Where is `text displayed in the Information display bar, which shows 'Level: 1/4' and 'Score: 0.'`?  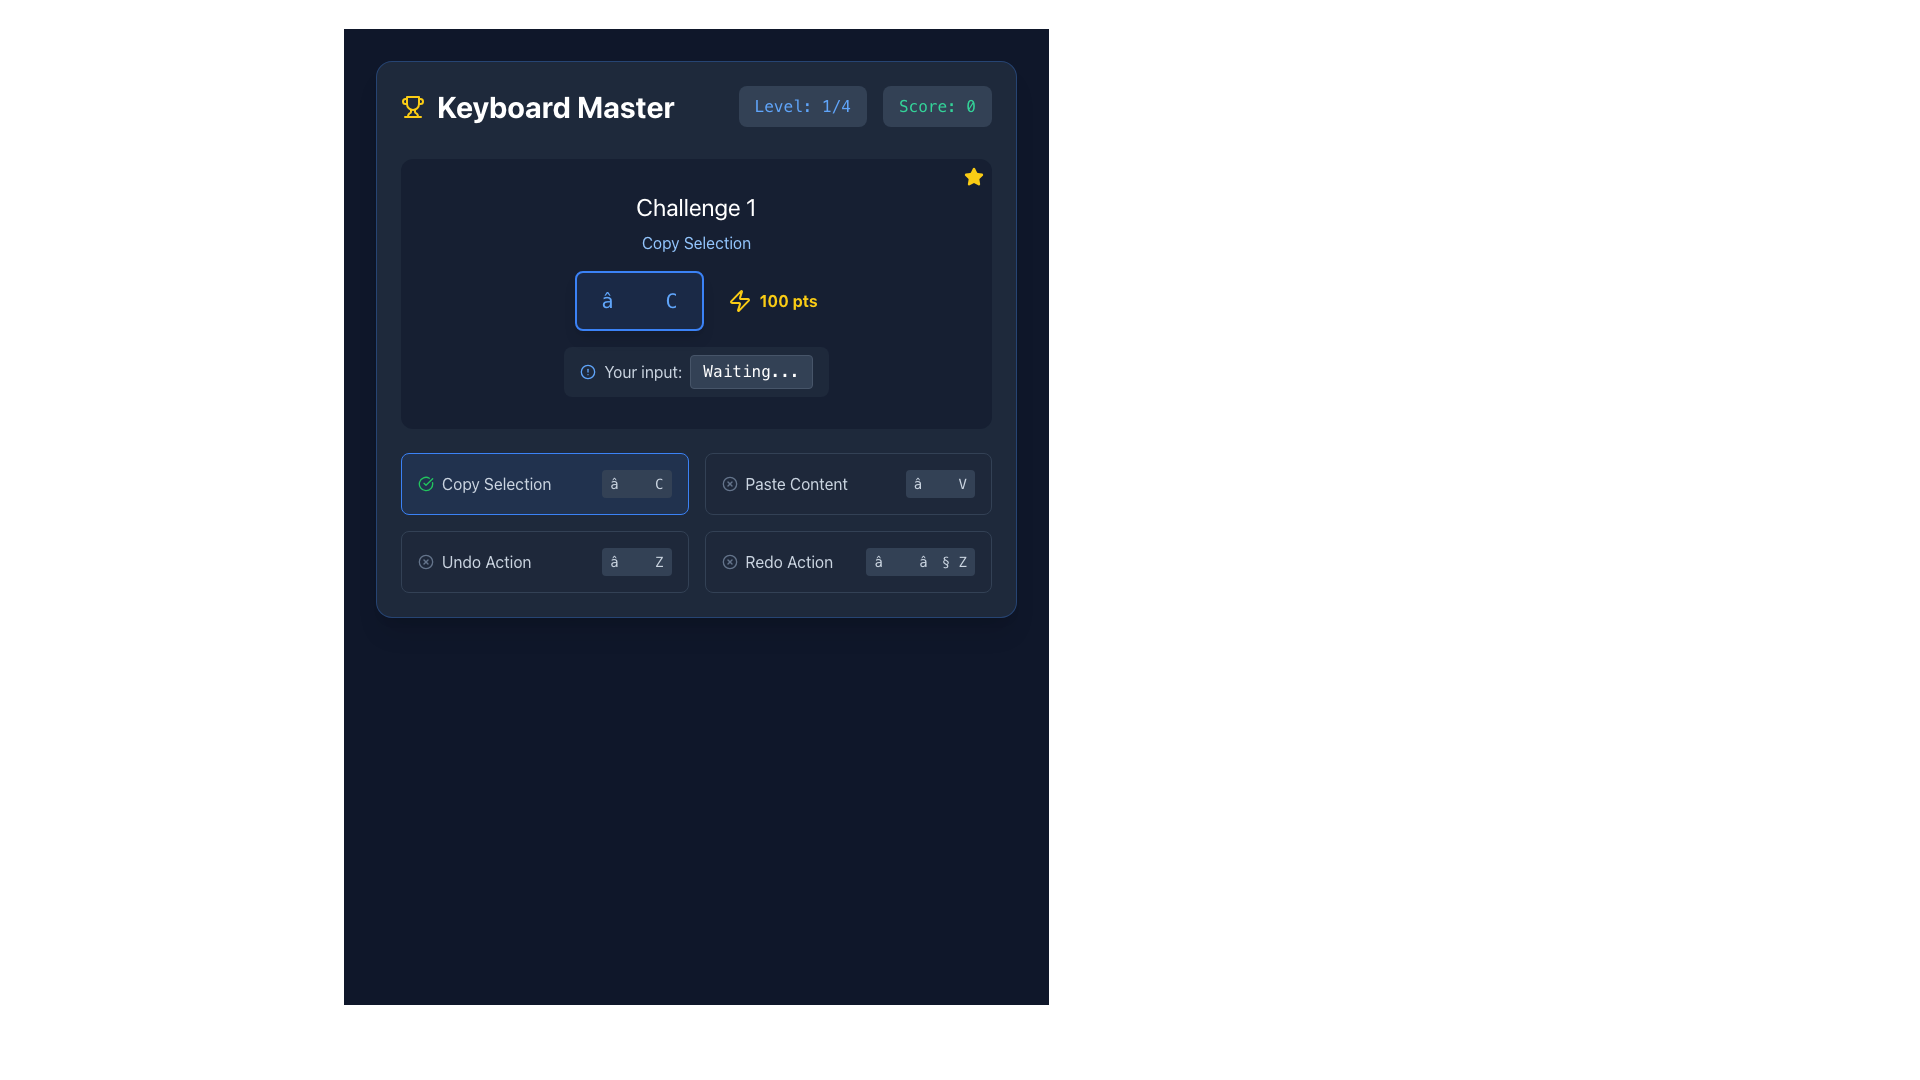 text displayed in the Information display bar, which shows 'Level: 1/4' and 'Score: 0.' is located at coordinates (865, 106).